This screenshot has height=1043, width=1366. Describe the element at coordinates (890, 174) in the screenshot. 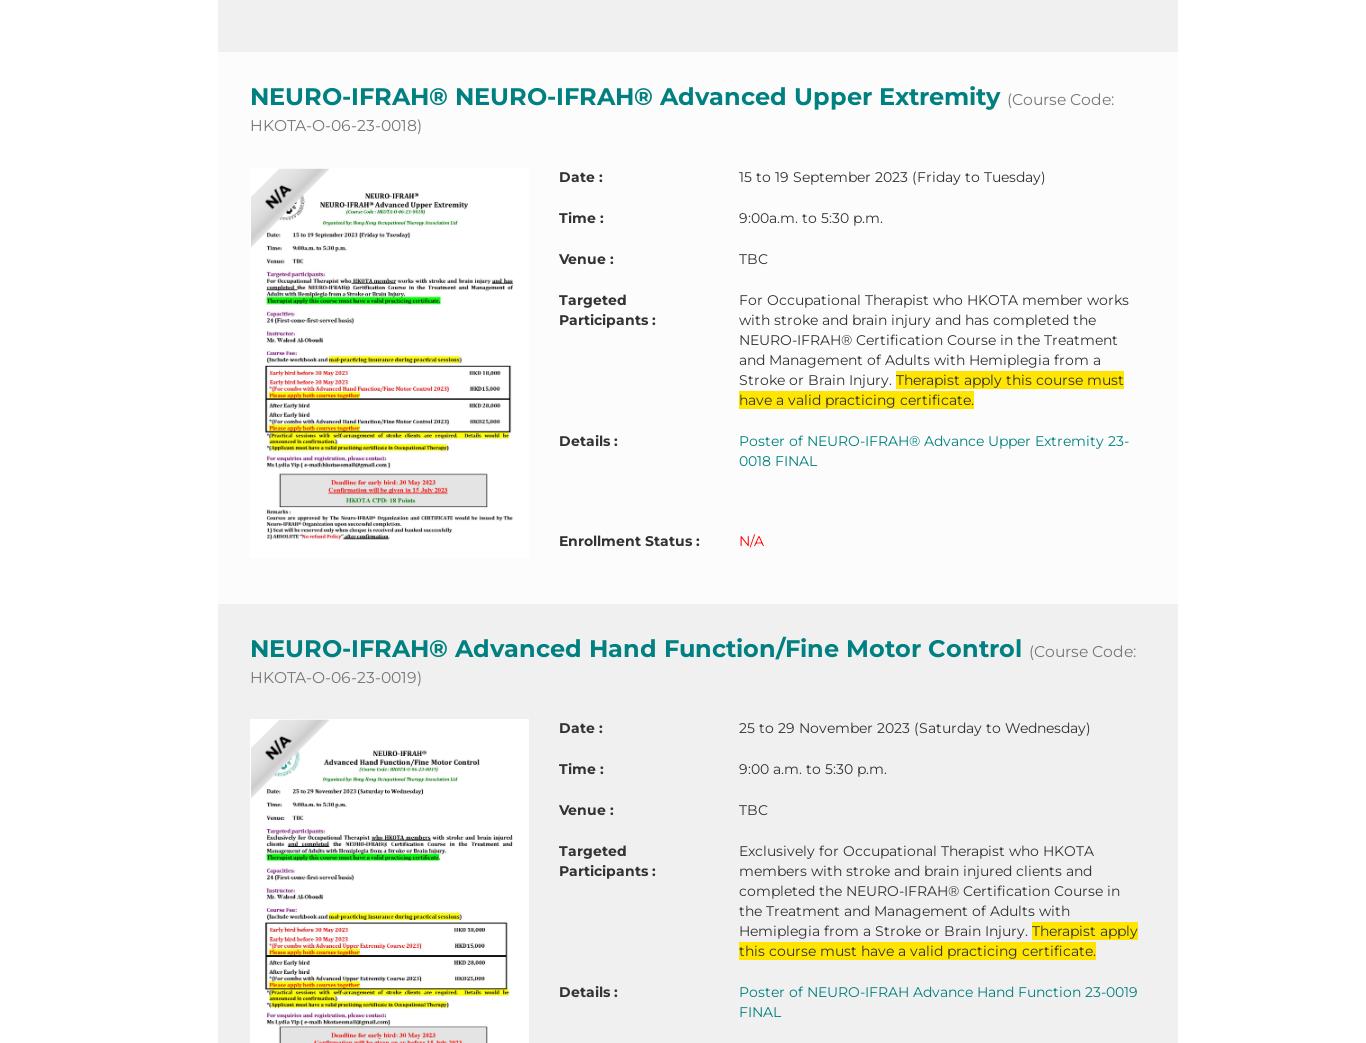

I see `'15 to 19 September 2023 (Friday to Tuesday)'` at that location.